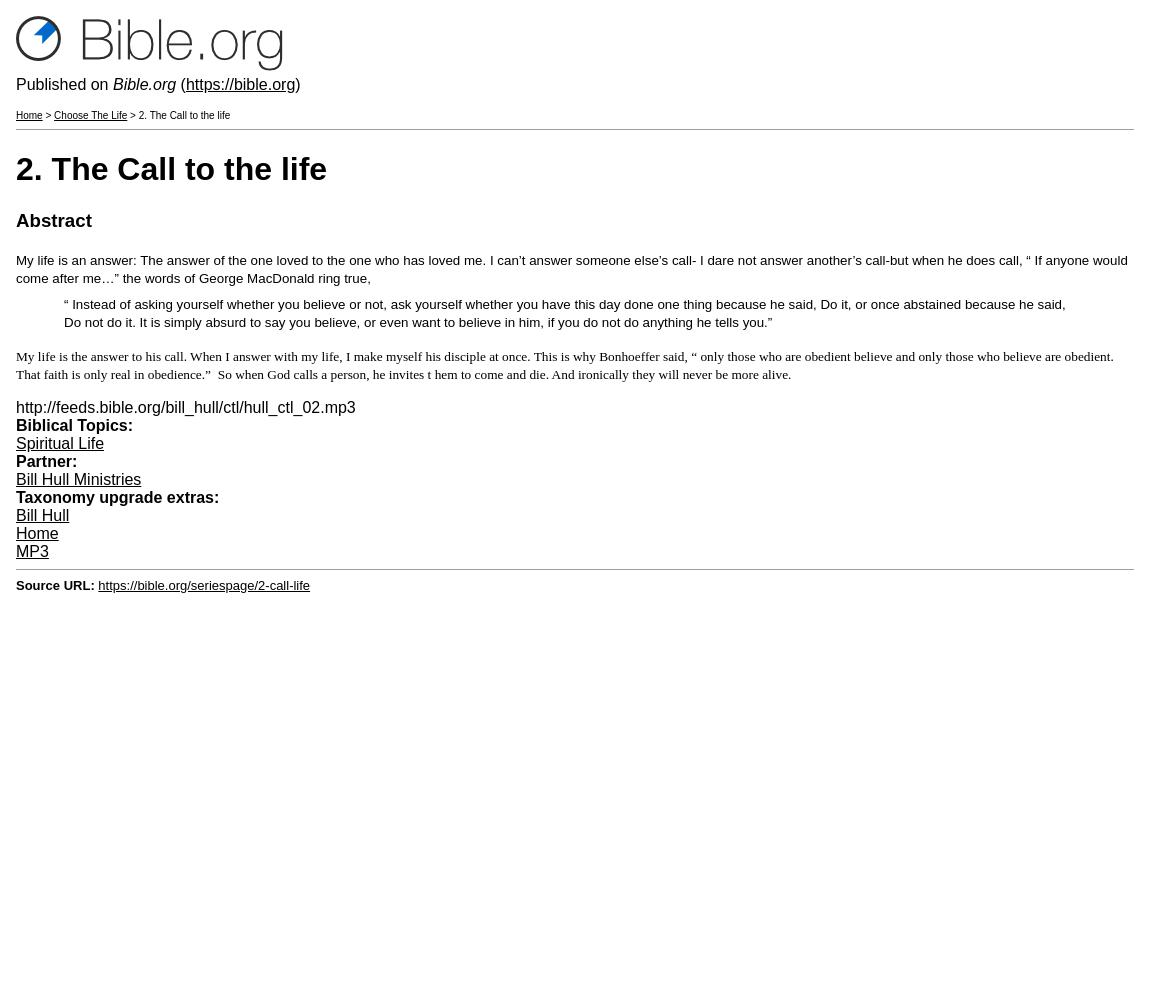 This screenshot has height=1000, width=1150. Describe the element at coordinates (75, 424) in the screenshot. I see `'Biblical Topics:'` at that location.